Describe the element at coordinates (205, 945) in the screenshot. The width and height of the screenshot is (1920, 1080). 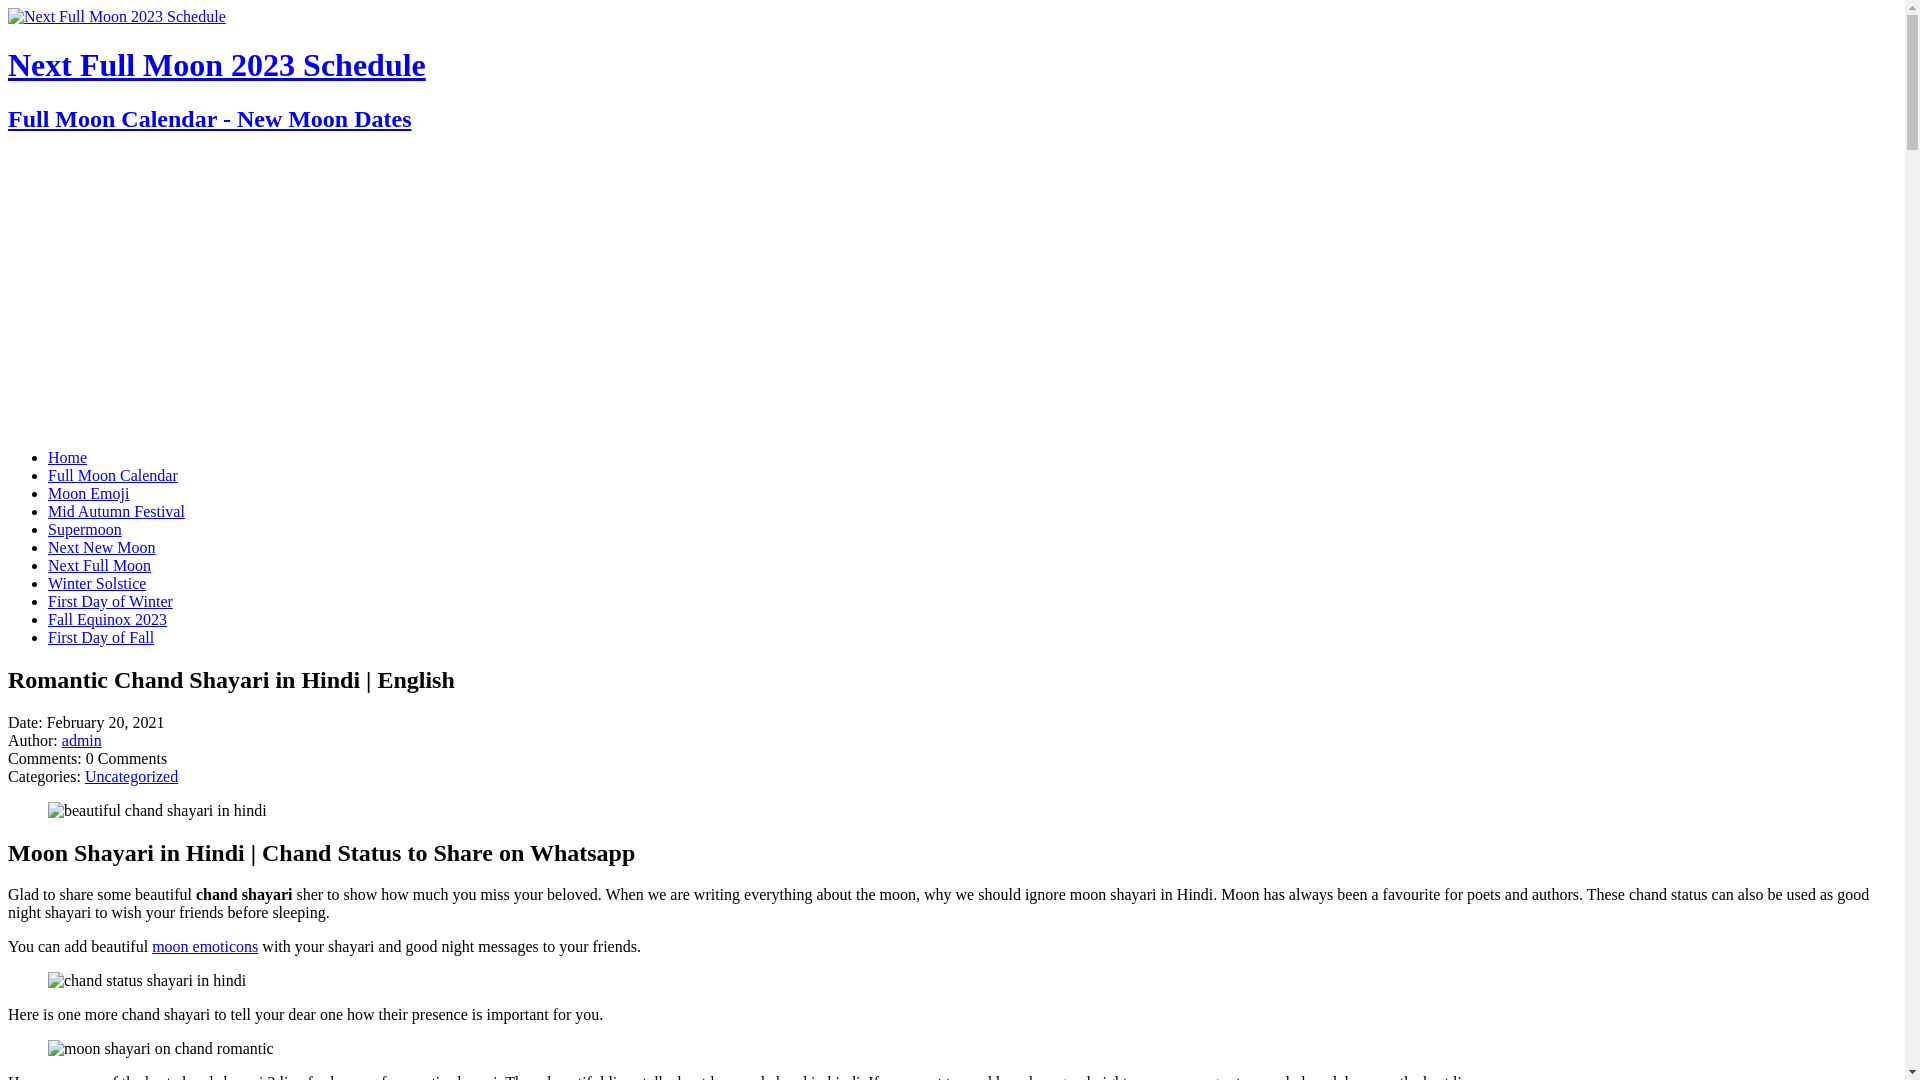
I see `'moon emoticons'` at that location.